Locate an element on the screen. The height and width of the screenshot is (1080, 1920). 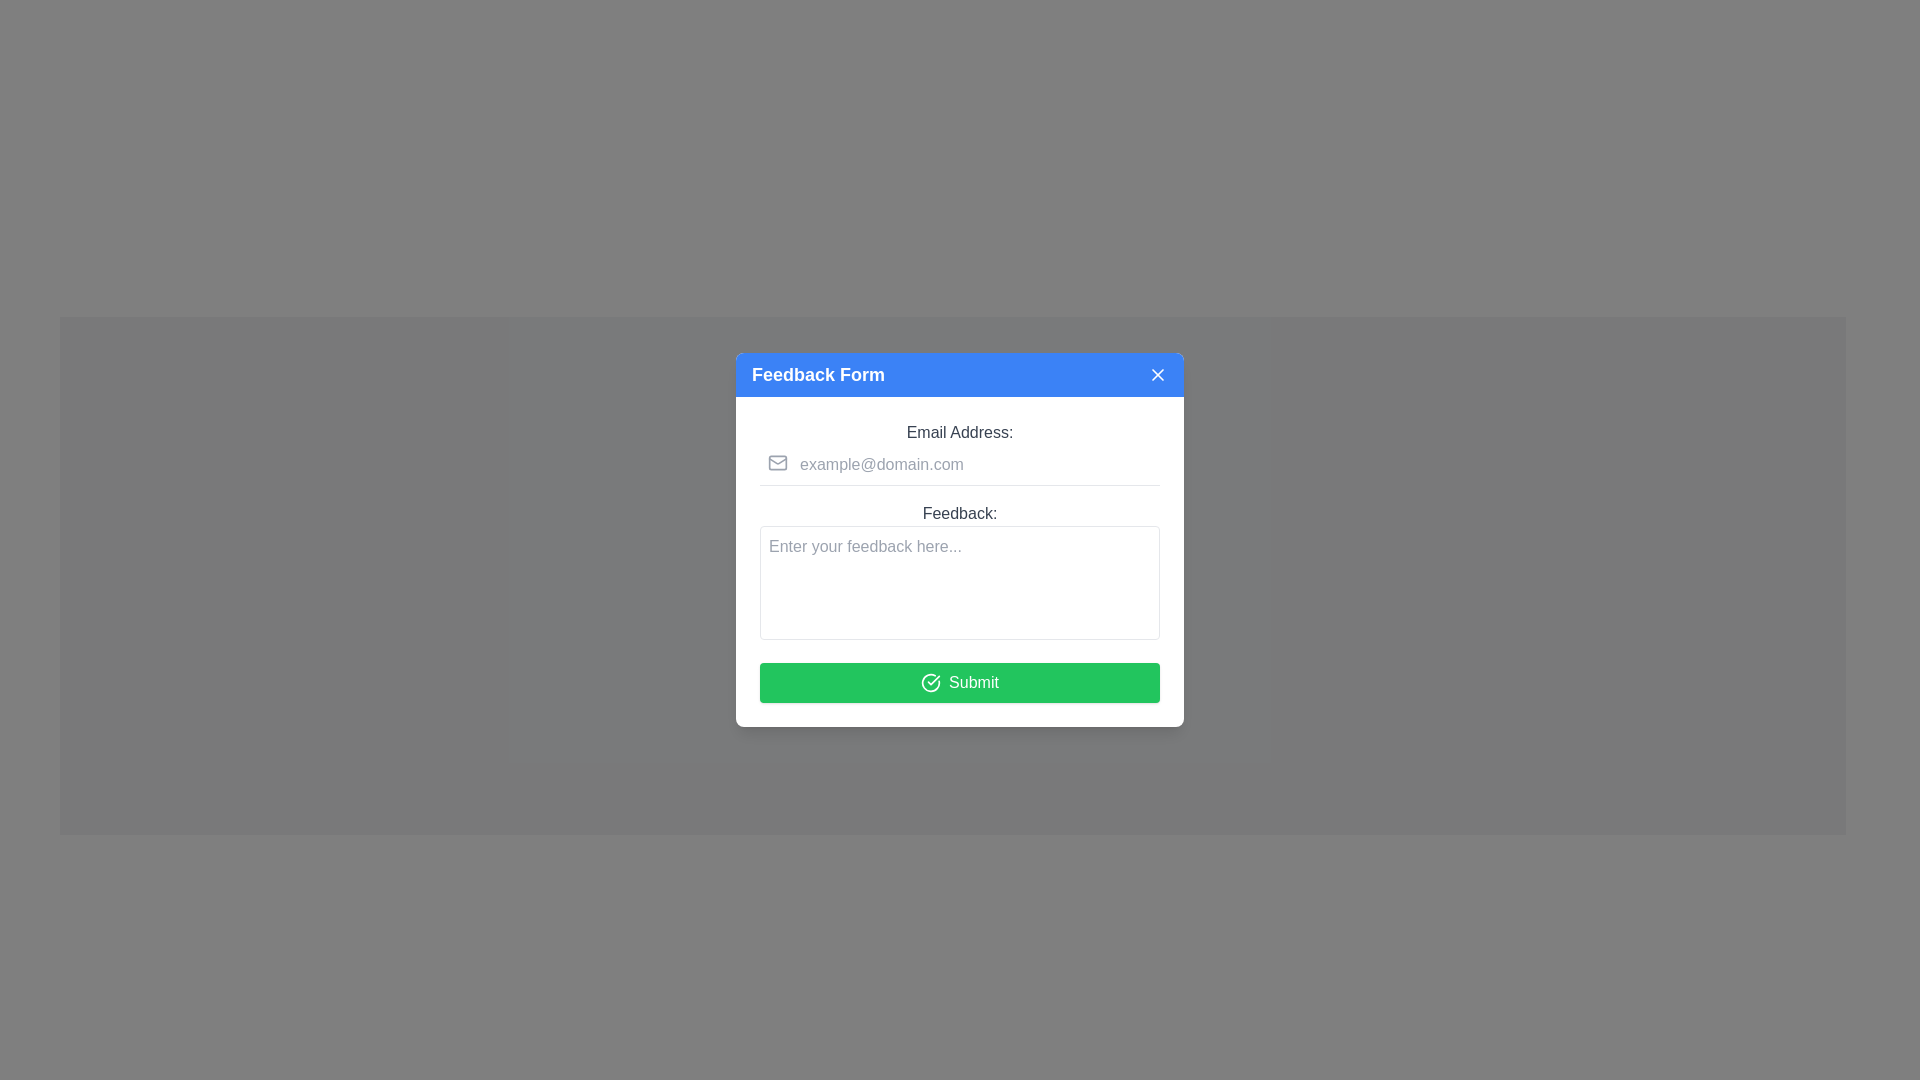
the green rectangular 'Submit' button with a white checkmark icon is located at coordinates (960, 681).